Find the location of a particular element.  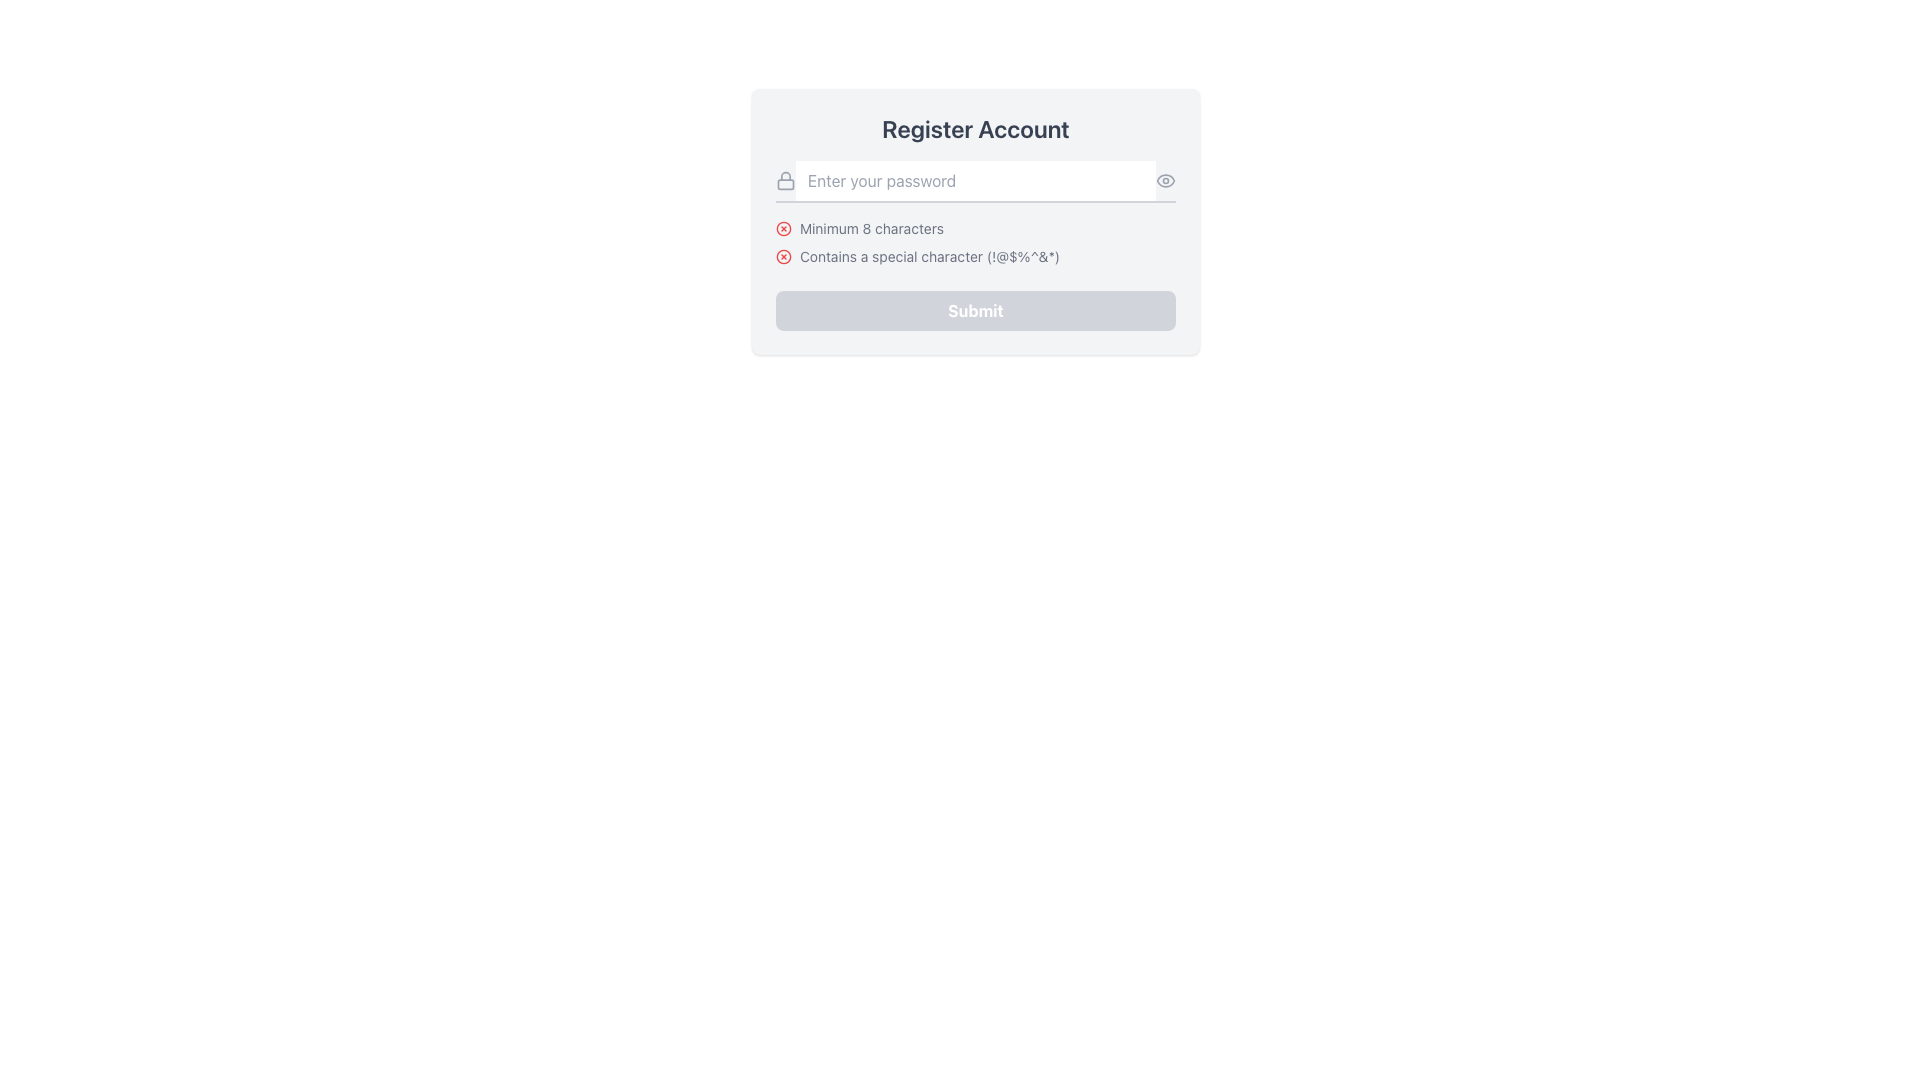

the red circular shape within the SVG graphic that is located near the second validation message is located at coordinates (782, 254).